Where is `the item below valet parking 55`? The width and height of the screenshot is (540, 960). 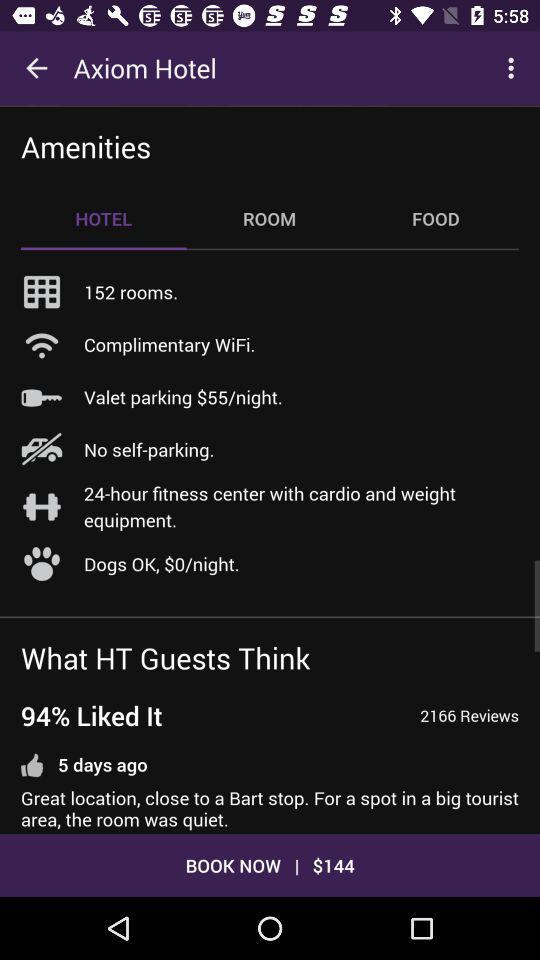 the item below valet parking 55 is located at coordinates (148, 449).